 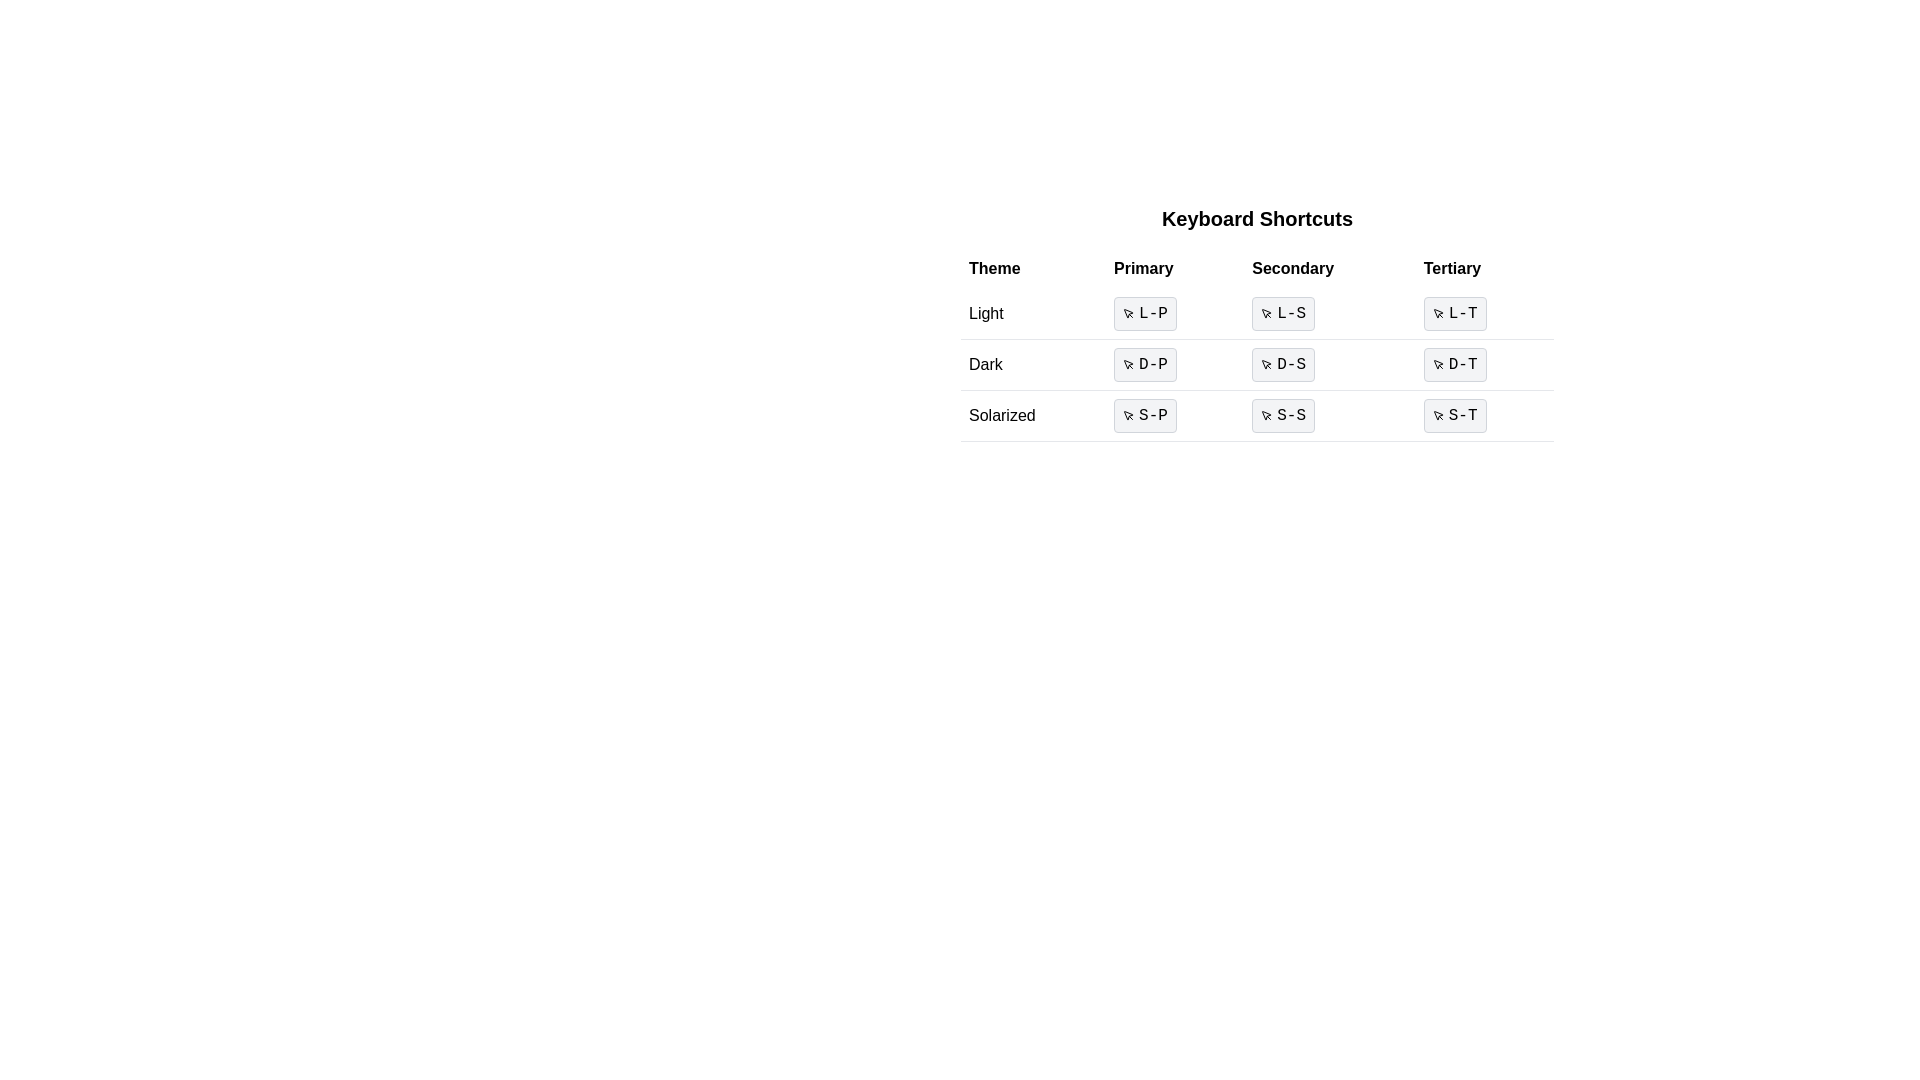 What do you see at coordinates (1463, 365) in the screenshot?
I see `the 'D-T' shortcut key indicator text label within the button-like structure for the 'Dark' theme tertiary action, located in the third column under the 'Tertiary' header and the second row` at bounding box center [1463, 365].